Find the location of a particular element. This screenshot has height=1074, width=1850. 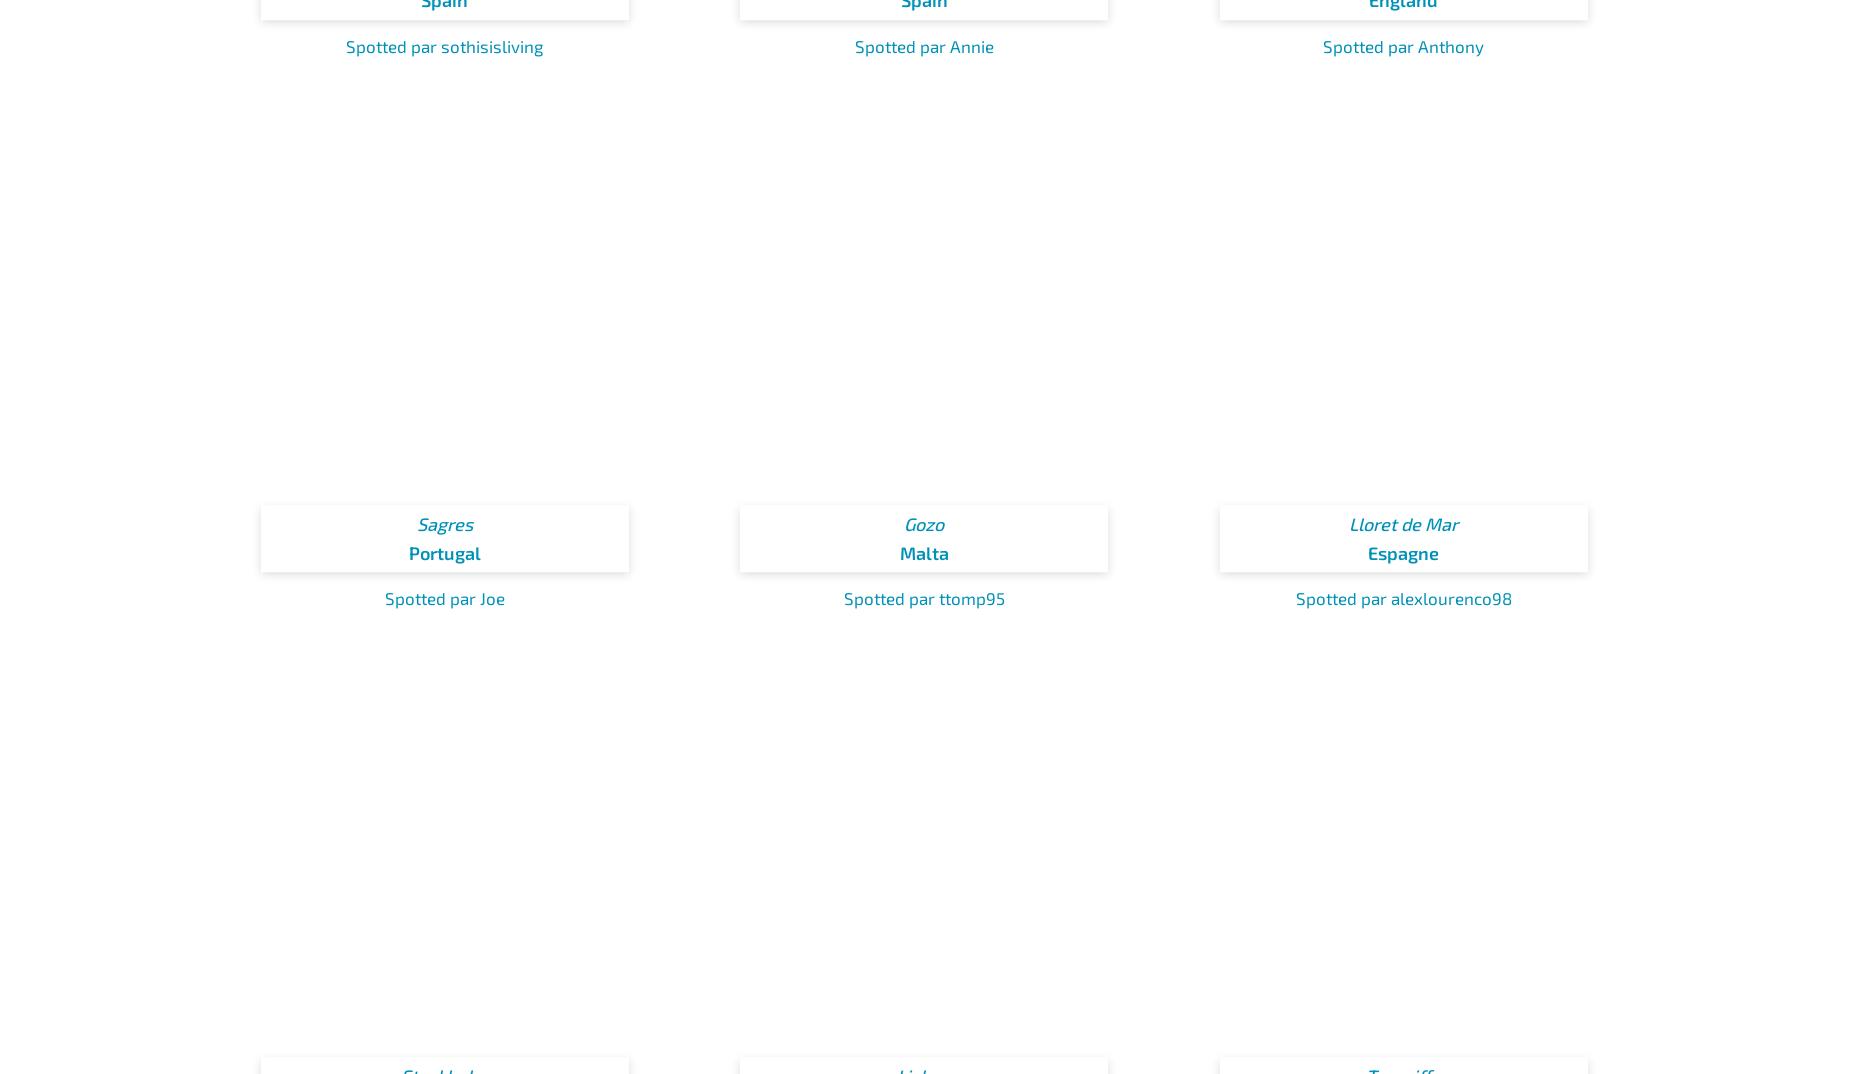

'Spotted par ttomp95' is located at coordinates (923, 598).